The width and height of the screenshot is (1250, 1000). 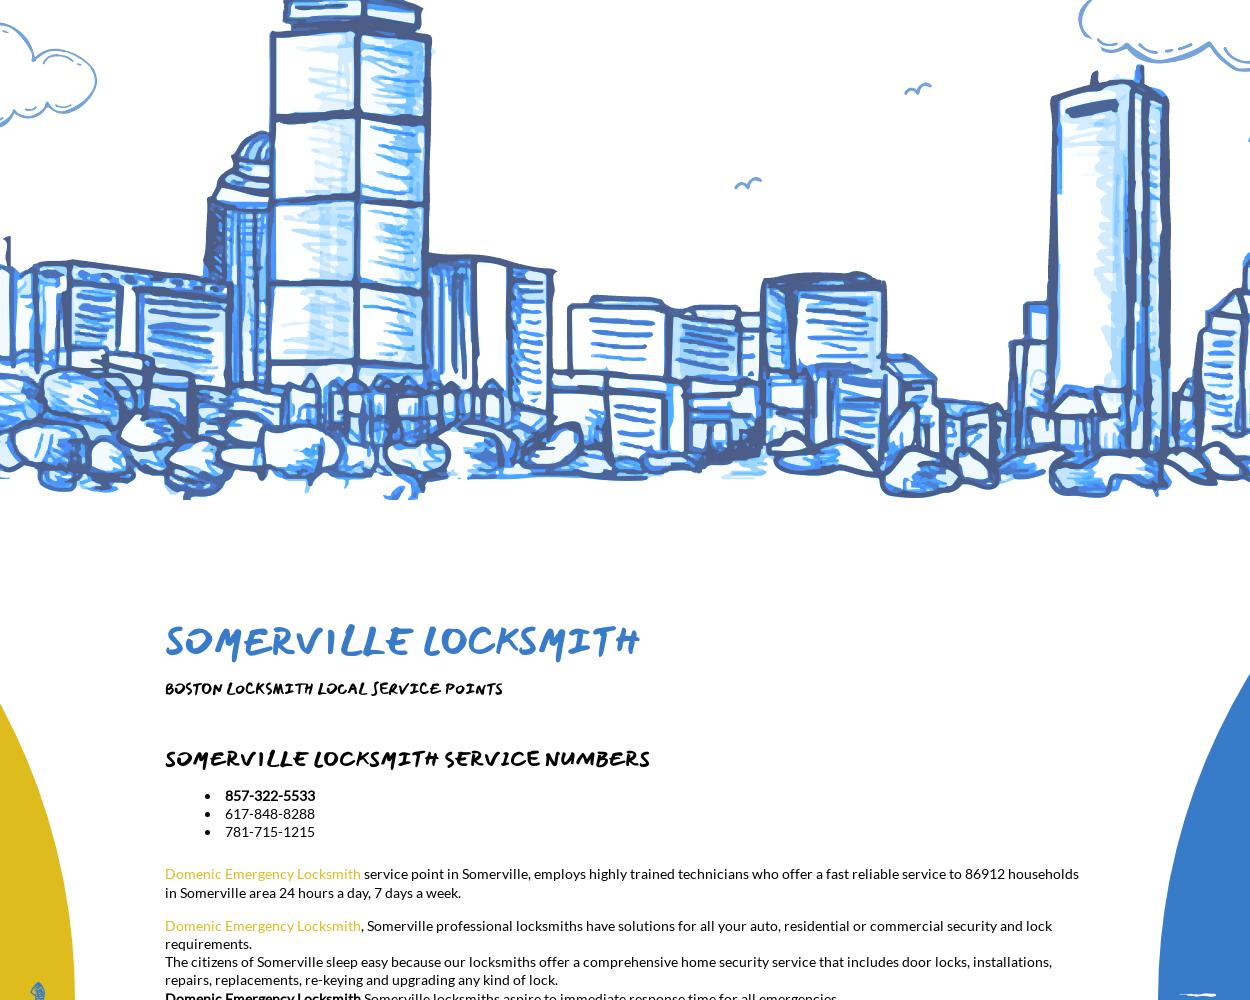 What do you see at coordinates (402, 642) in the screenshot?
I see `'Somerville Locksmith'` at bounding box center [402, 642].